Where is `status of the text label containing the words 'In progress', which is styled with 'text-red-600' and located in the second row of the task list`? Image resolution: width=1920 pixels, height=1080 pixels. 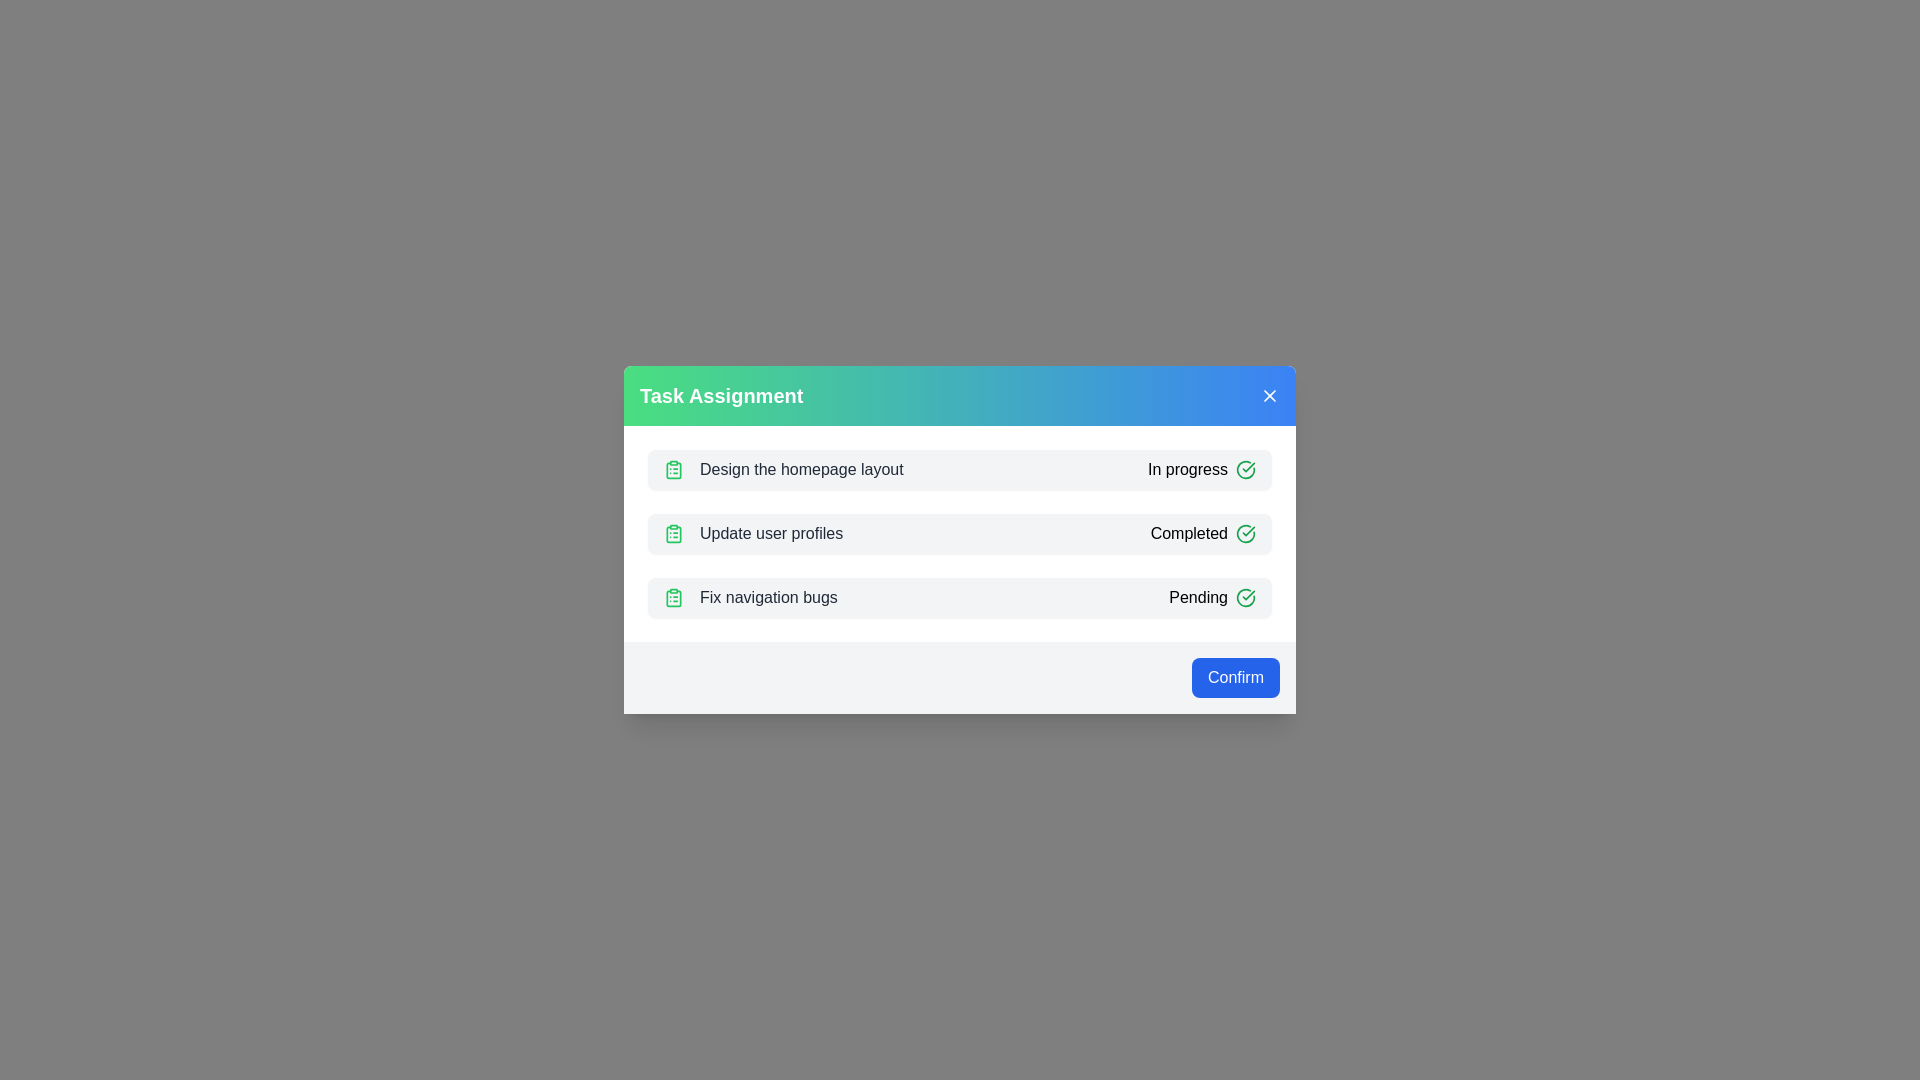 status of the text label containing the words 'In progress', which is styled with 'text-red-600' and located in the second row of the task list is located at coordinates (1187, 470).